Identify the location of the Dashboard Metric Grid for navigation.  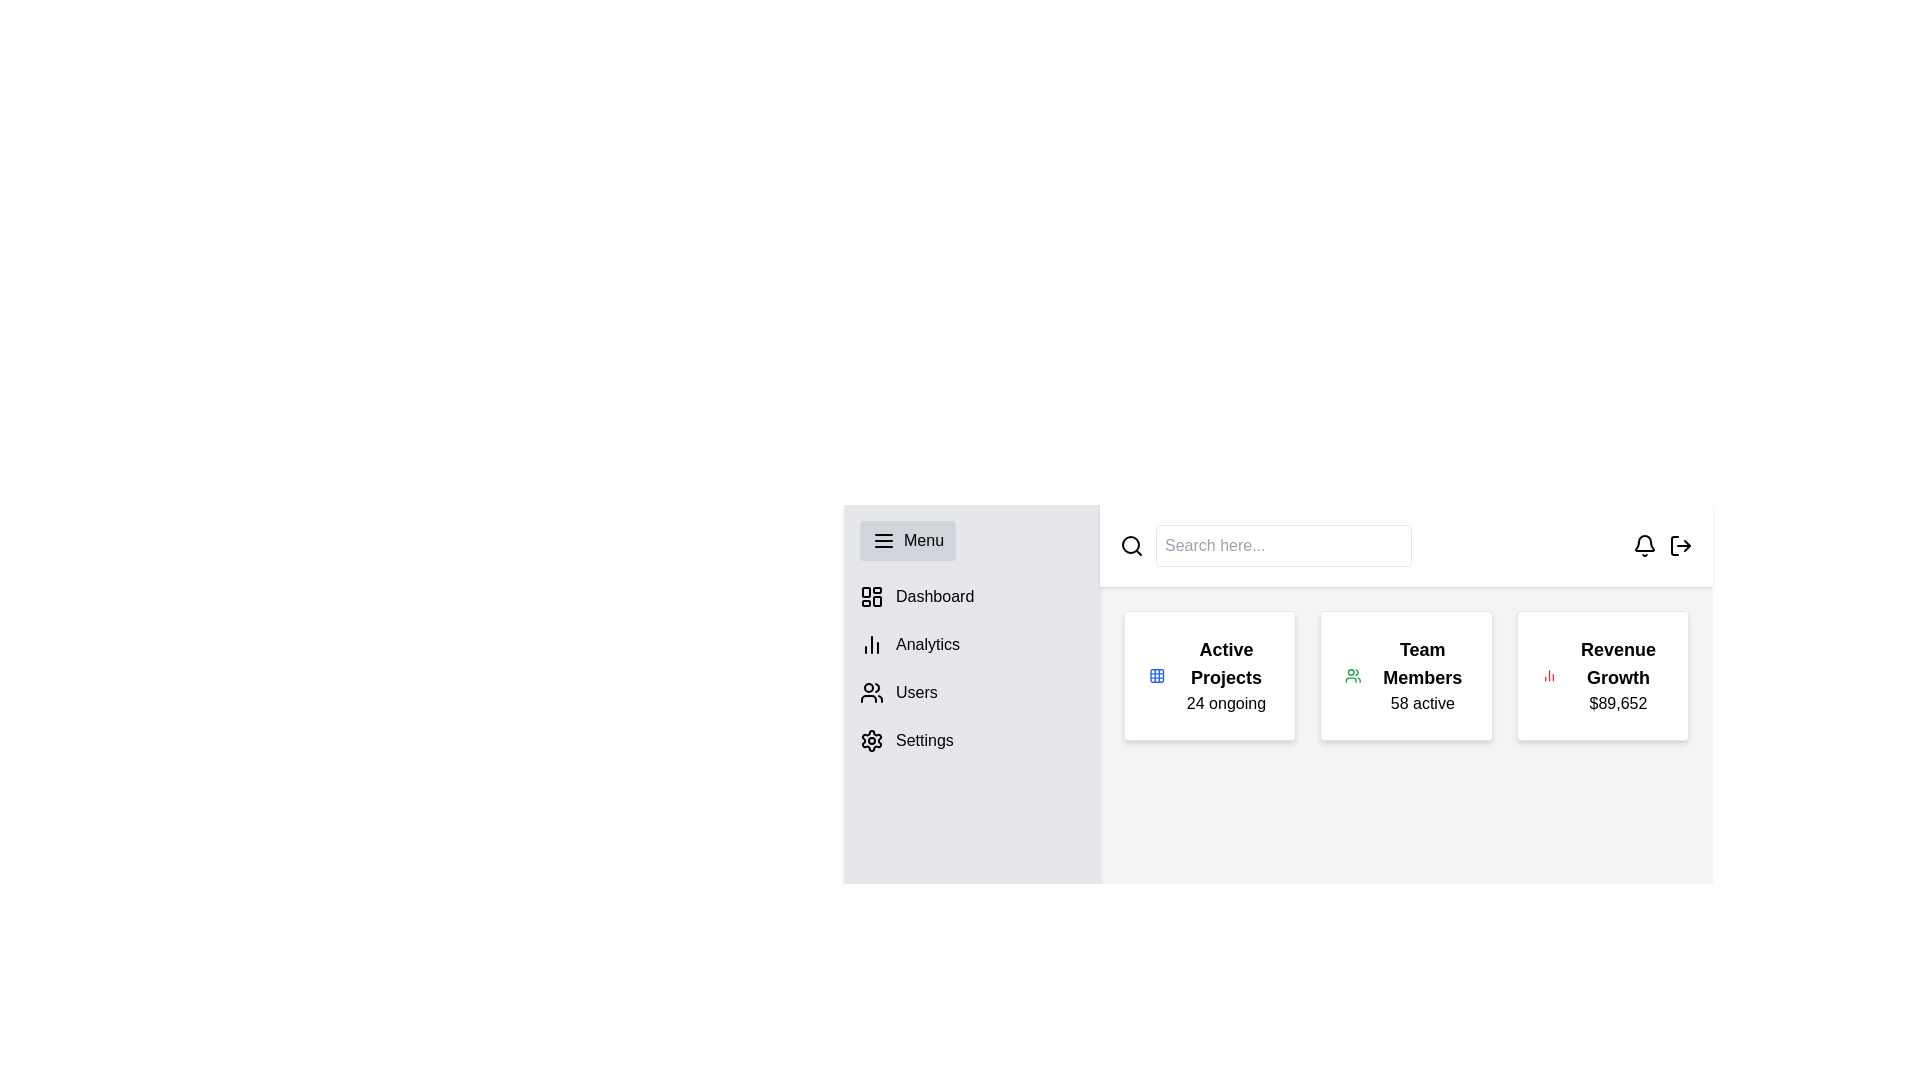
(1405, 675).